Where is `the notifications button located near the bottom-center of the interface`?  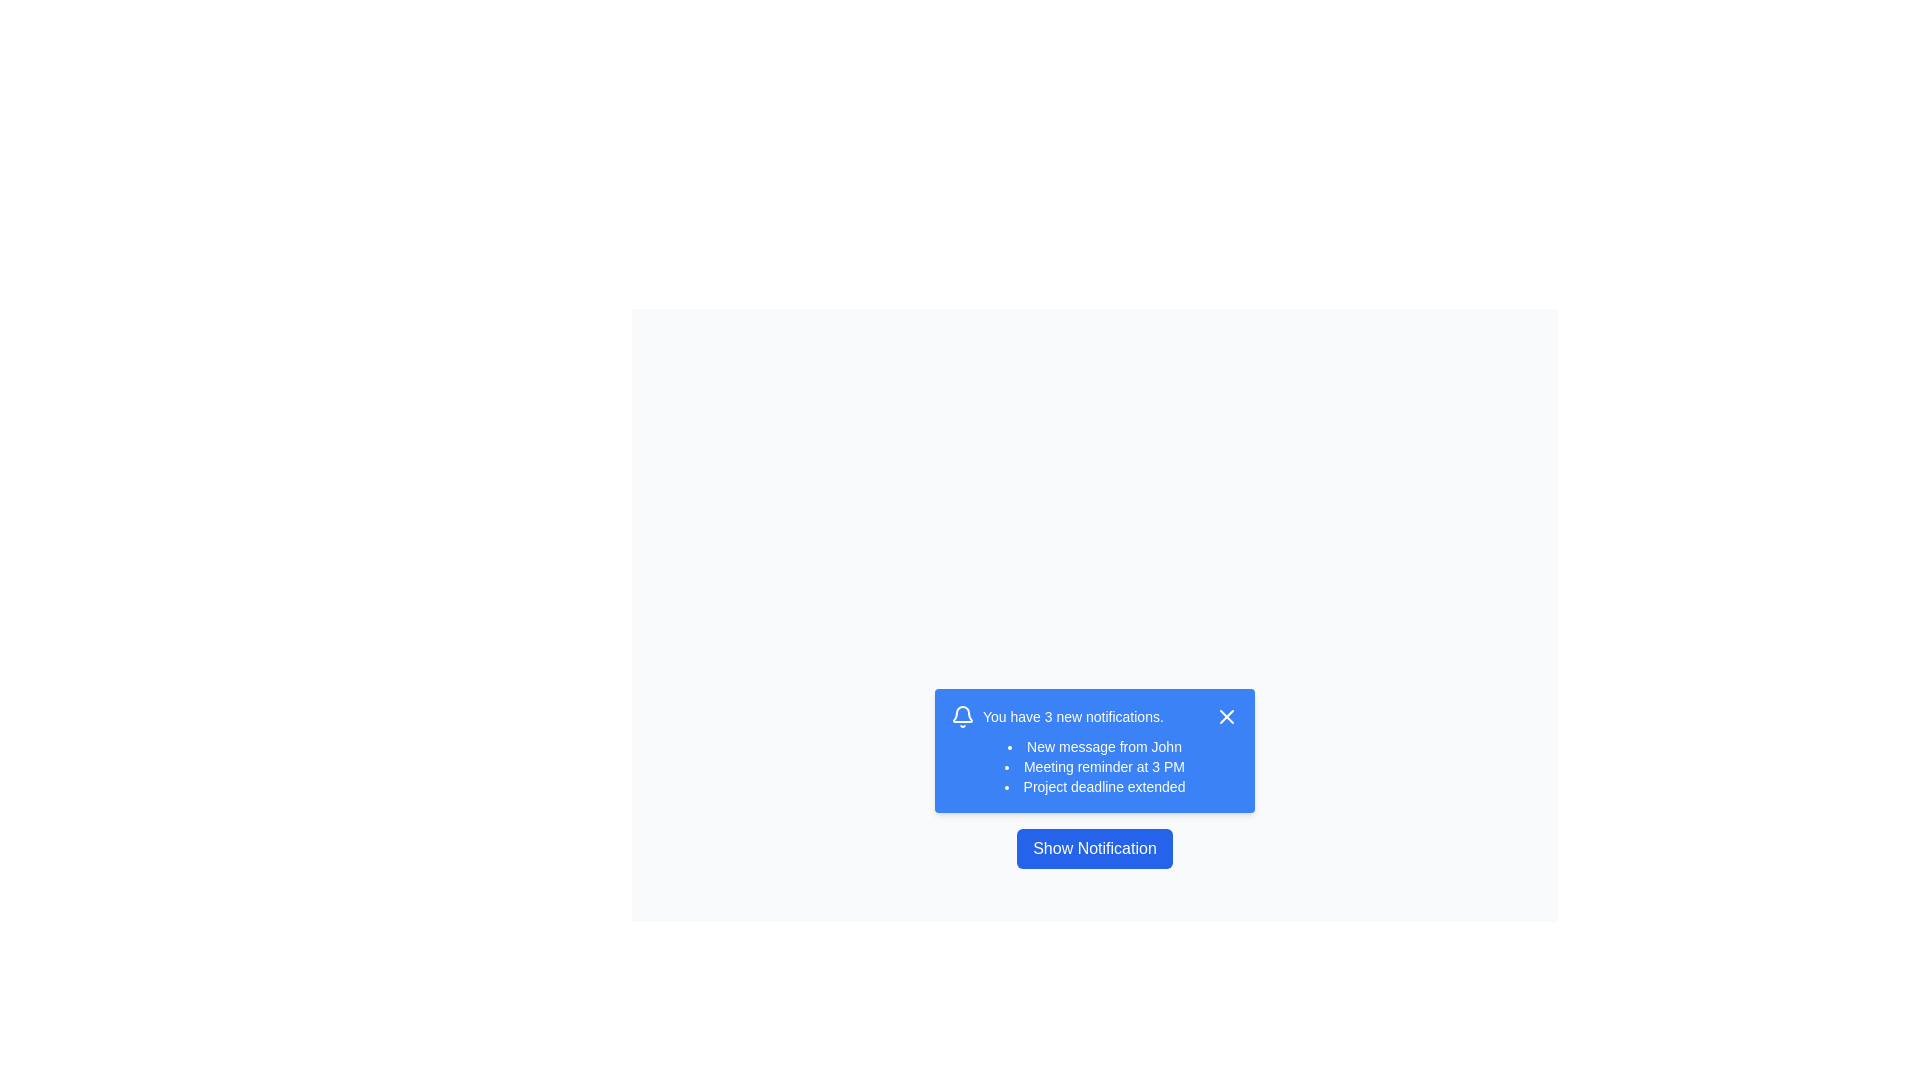 the notifications button located near the bottom-center of the interface is located at coordinates (1093, 848).